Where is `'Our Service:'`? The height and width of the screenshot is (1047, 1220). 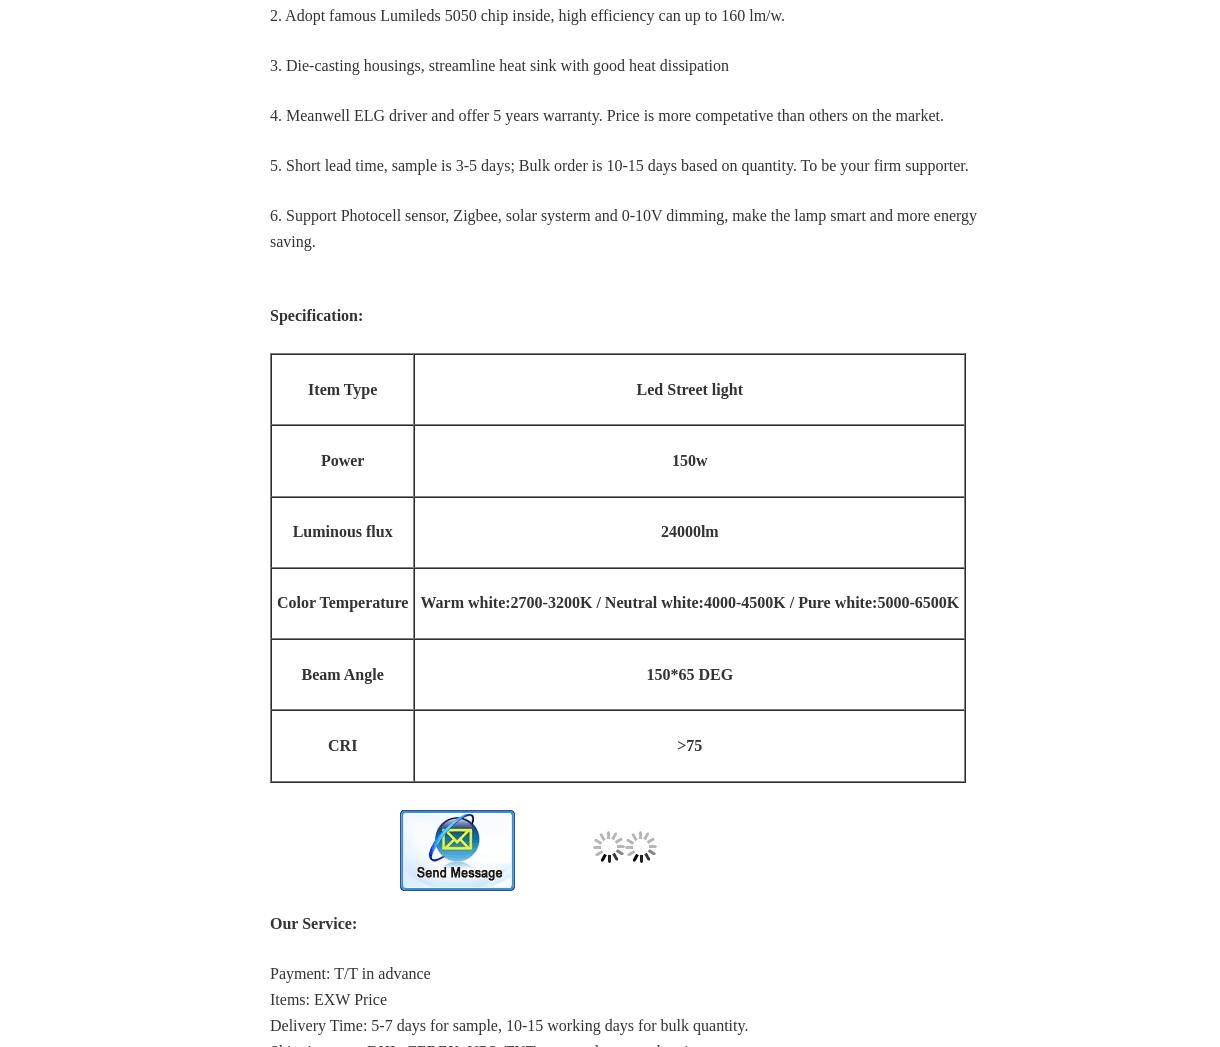
'Our Service:' is located at coordinates (313, 922).